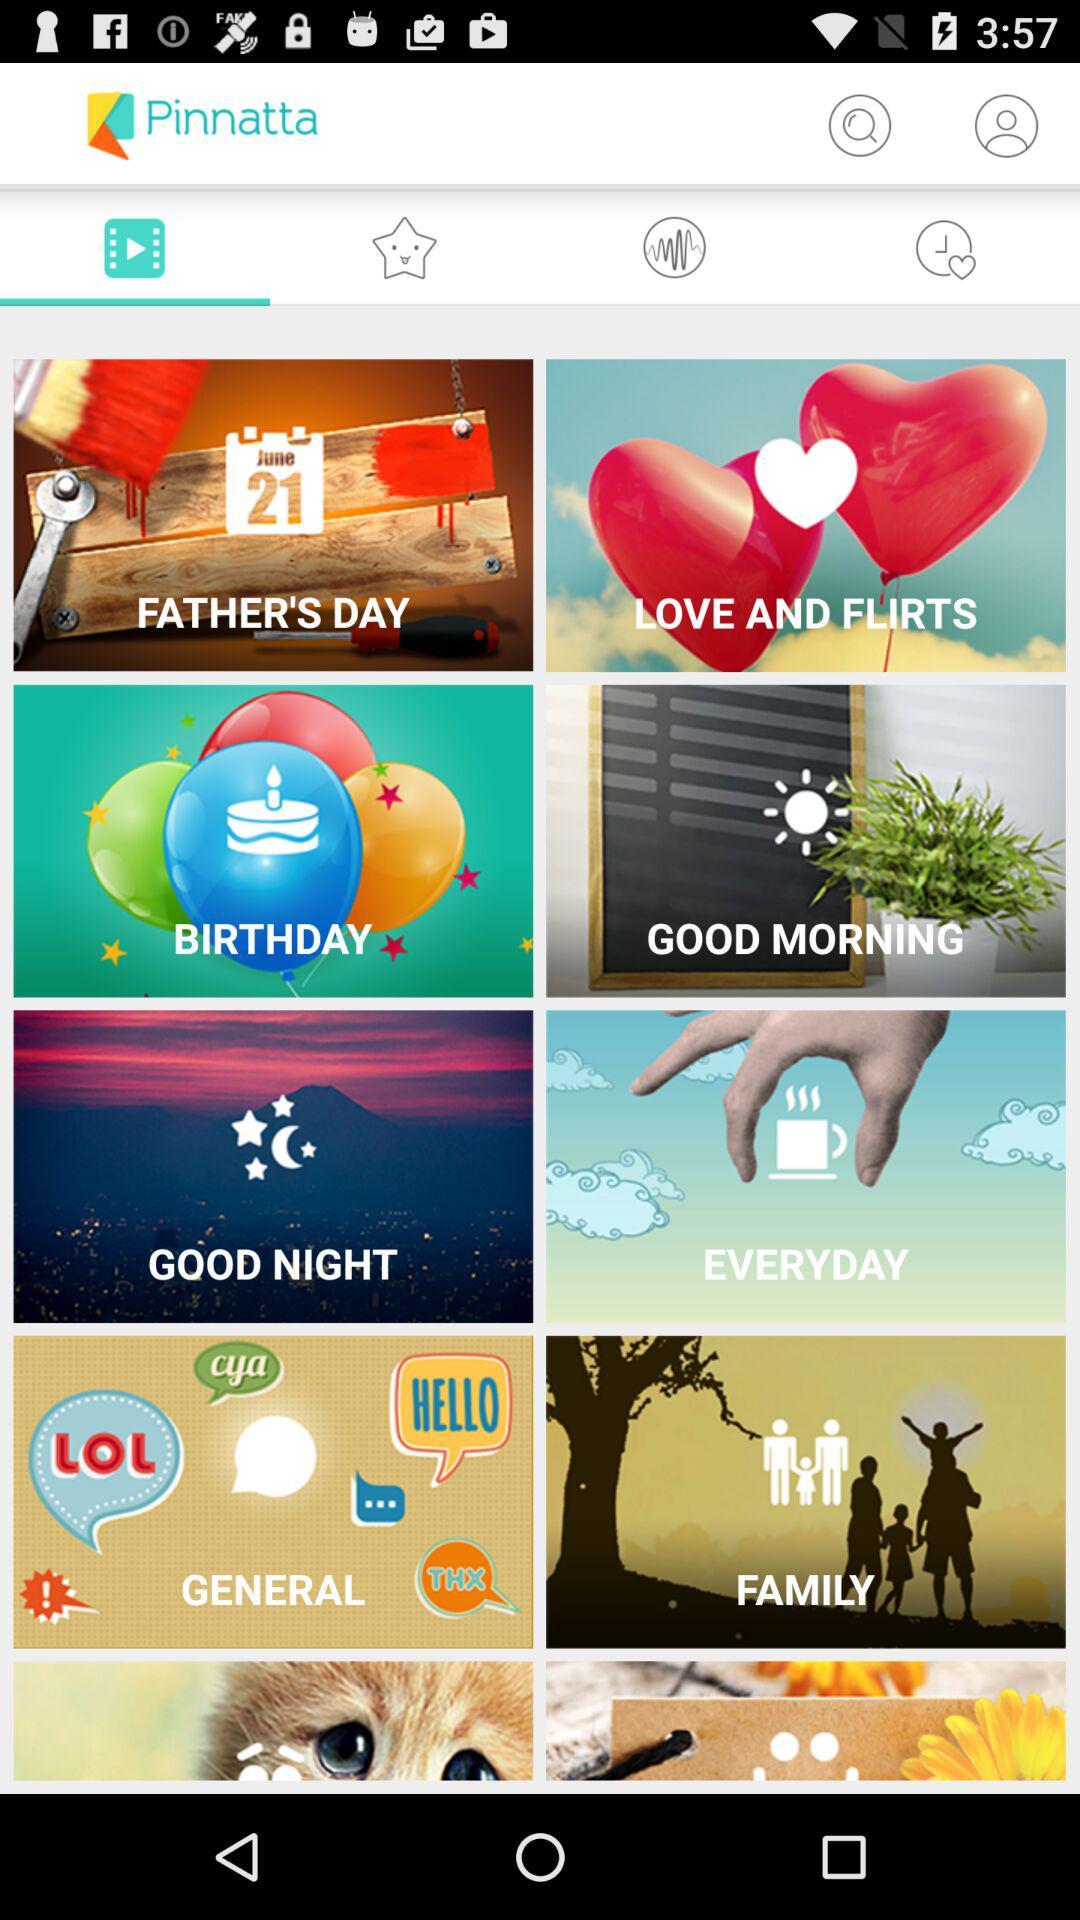 This screenshot has width=1080, height=1920. What do you see at coordinates (273, 1166) in the screenshot?
I see `the fifth image` at bounding box center [273, 1166].